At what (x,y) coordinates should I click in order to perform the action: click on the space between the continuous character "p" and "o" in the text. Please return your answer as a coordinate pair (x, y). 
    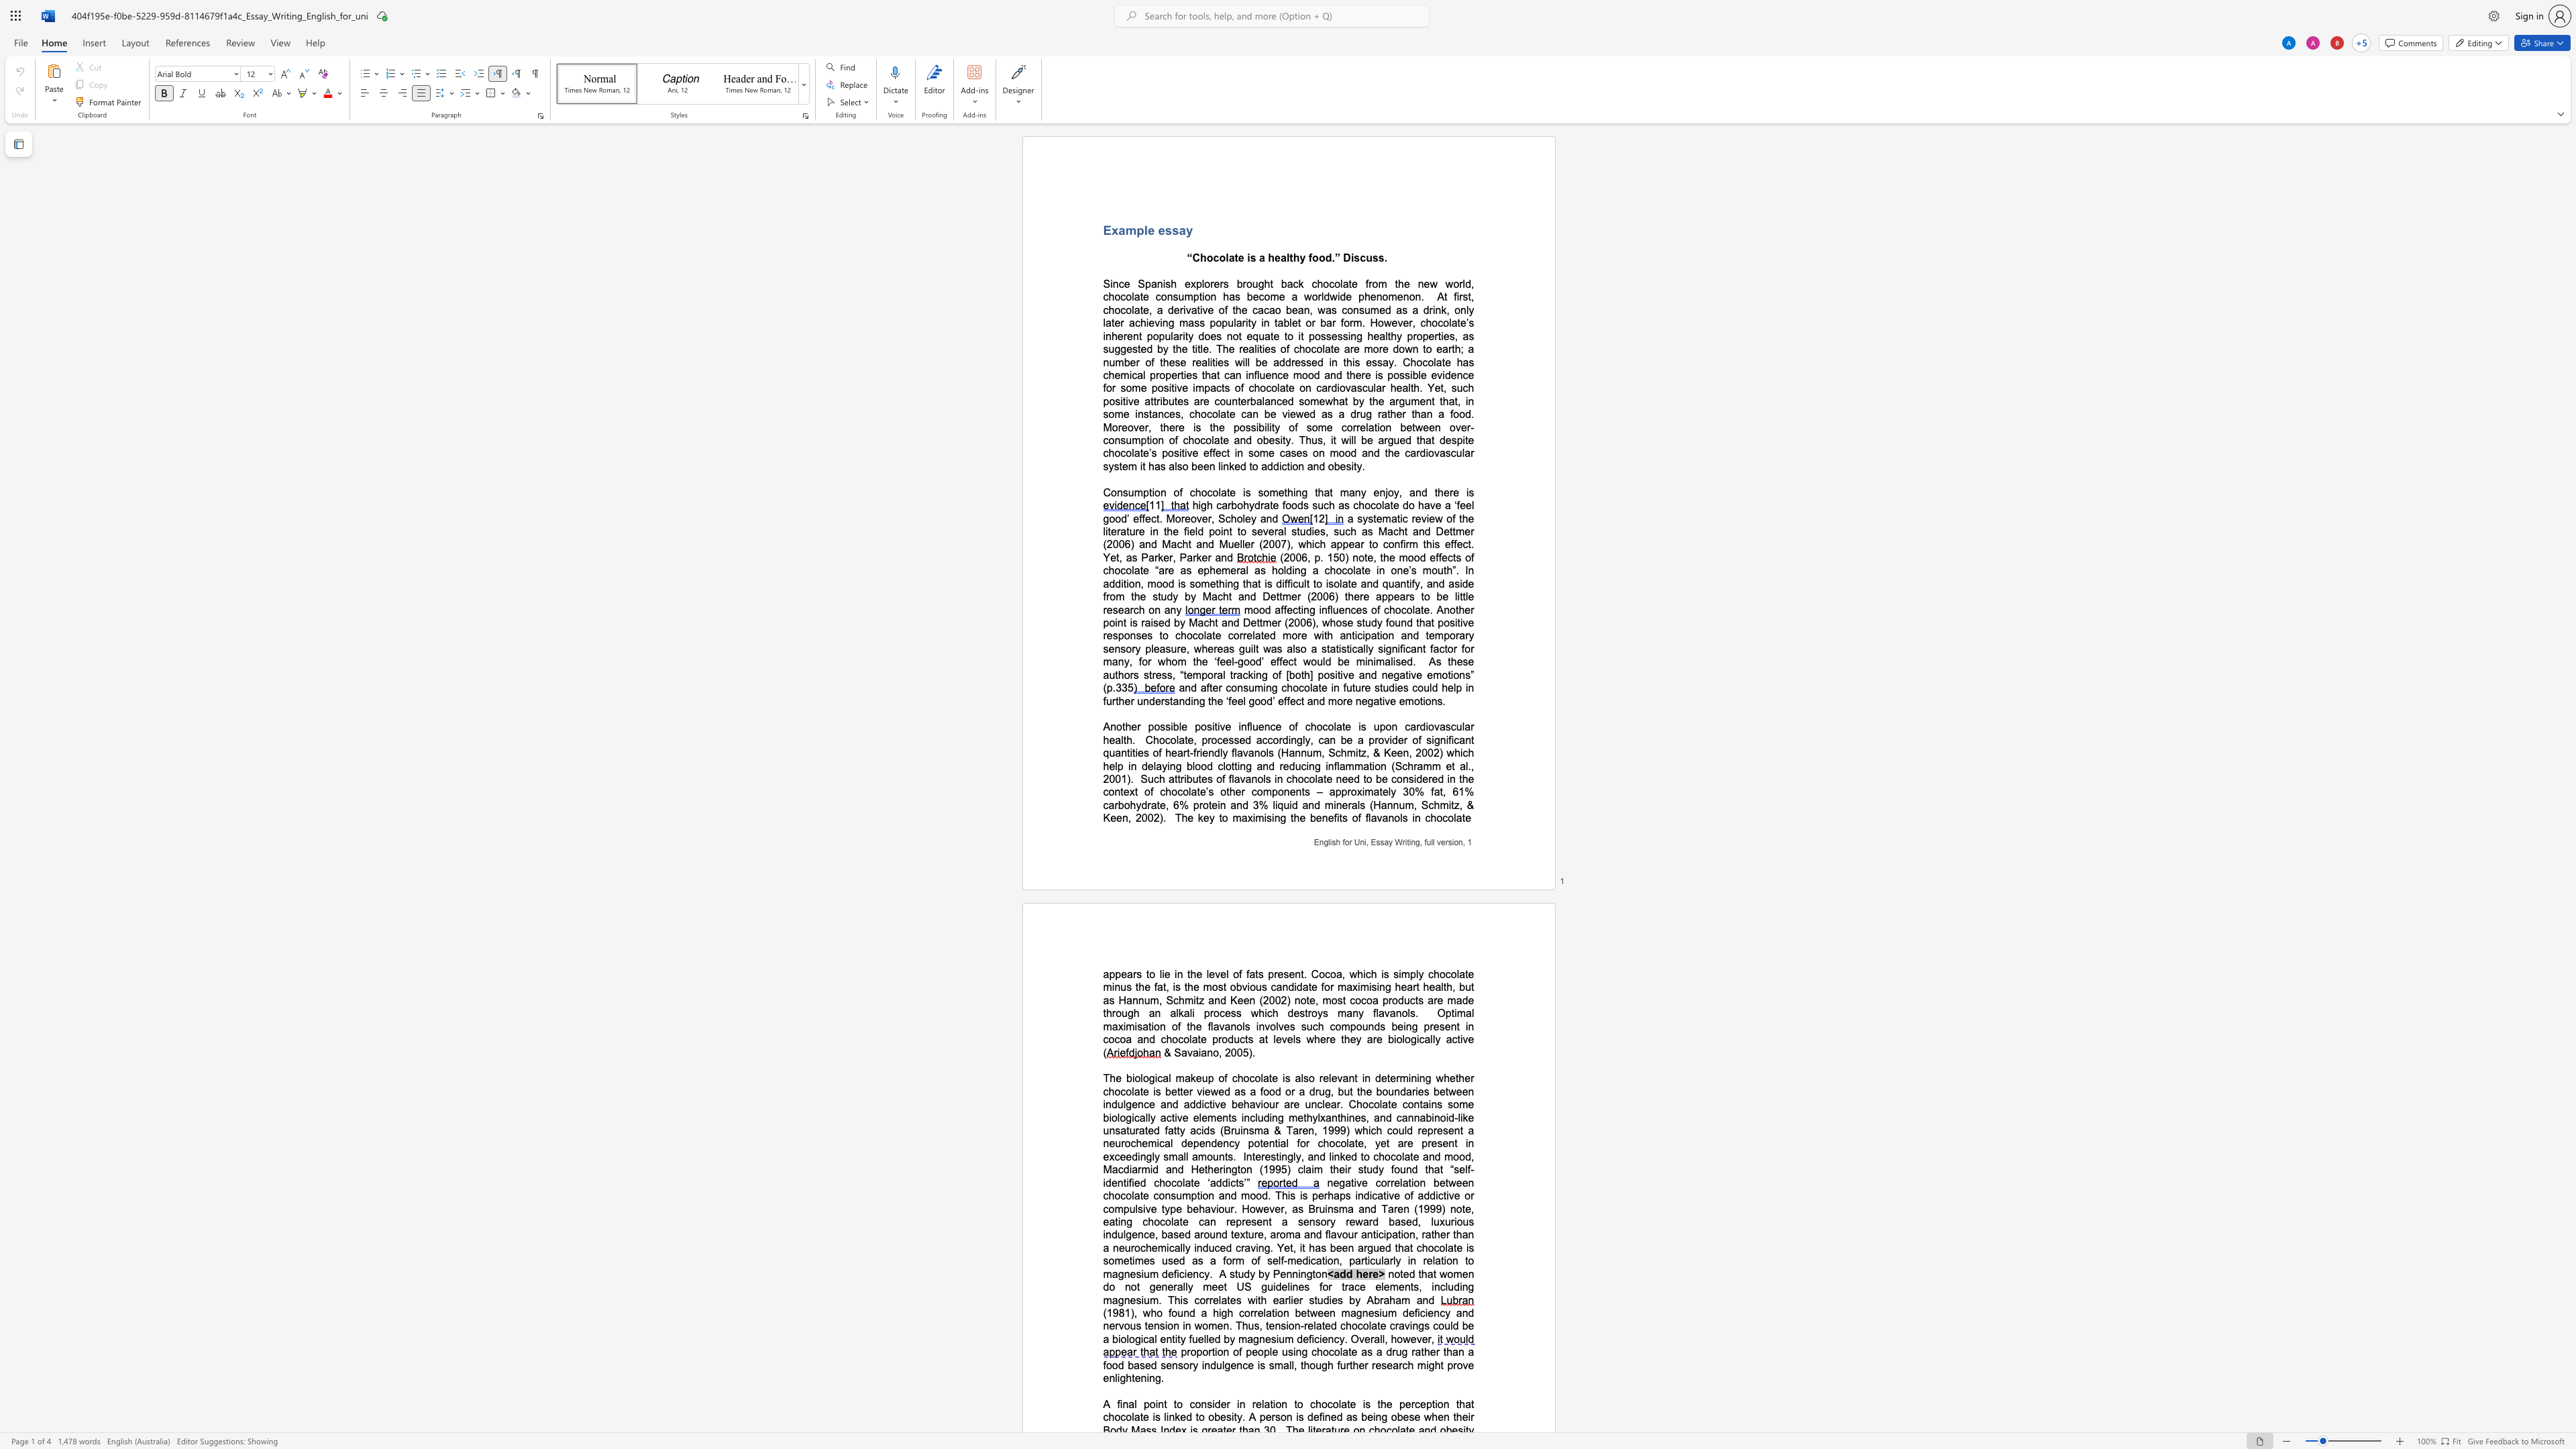
    Looking at the image, I should click on (1148, 1403).